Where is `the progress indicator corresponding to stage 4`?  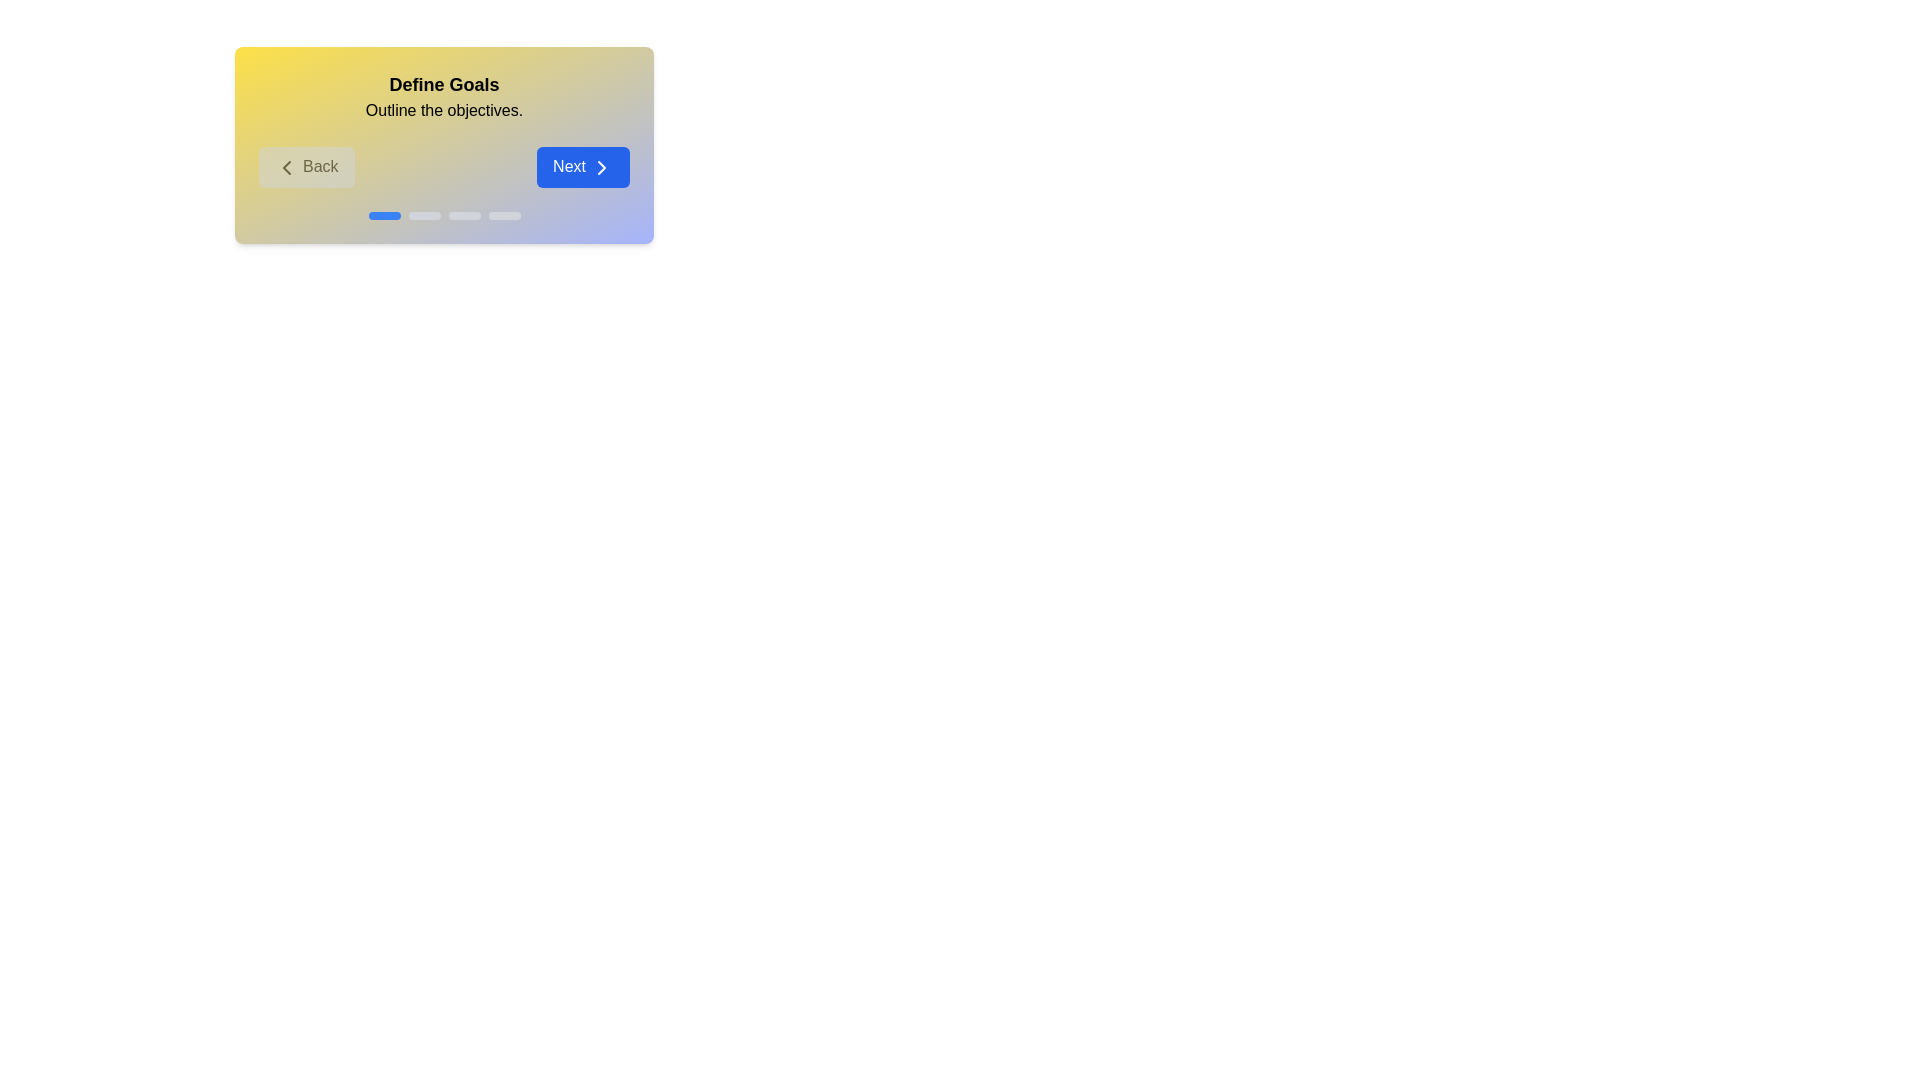 the progress indicator corresponding to stage 4 is located at coordinates (504, 215).